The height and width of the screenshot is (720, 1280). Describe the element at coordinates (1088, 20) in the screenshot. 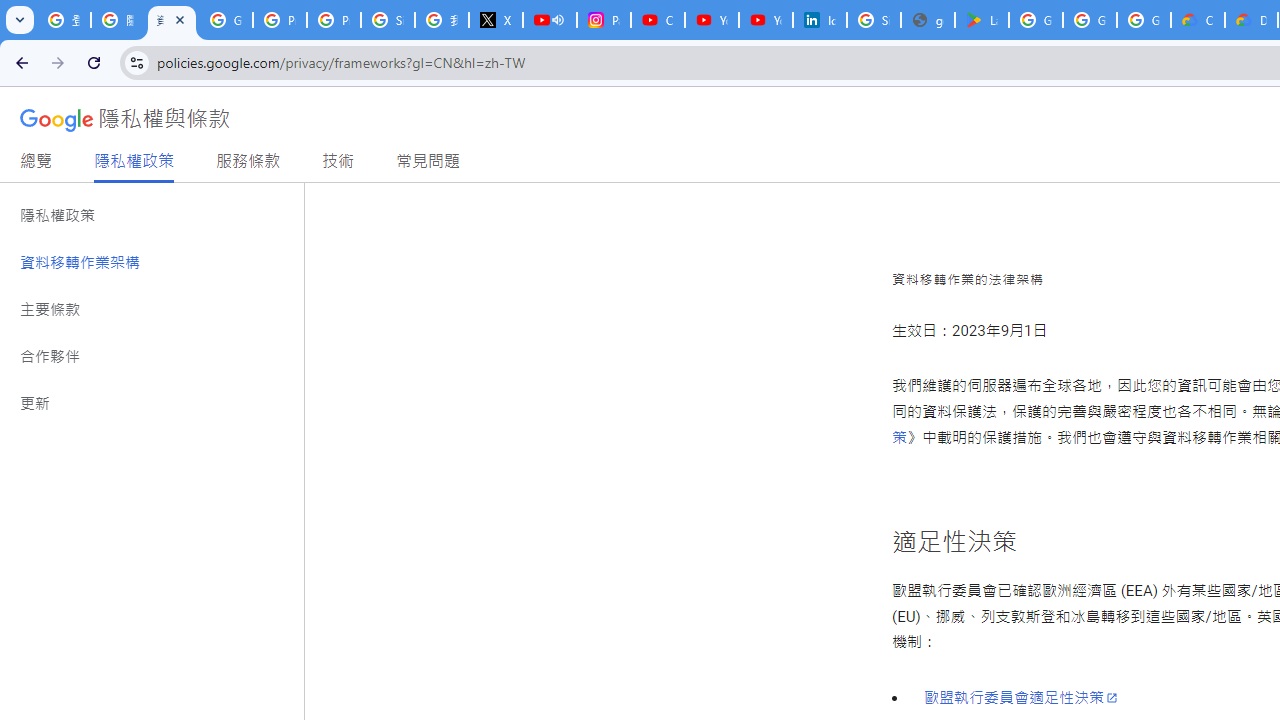

I see `'Google Workspace - Specific Terms'` at that location.